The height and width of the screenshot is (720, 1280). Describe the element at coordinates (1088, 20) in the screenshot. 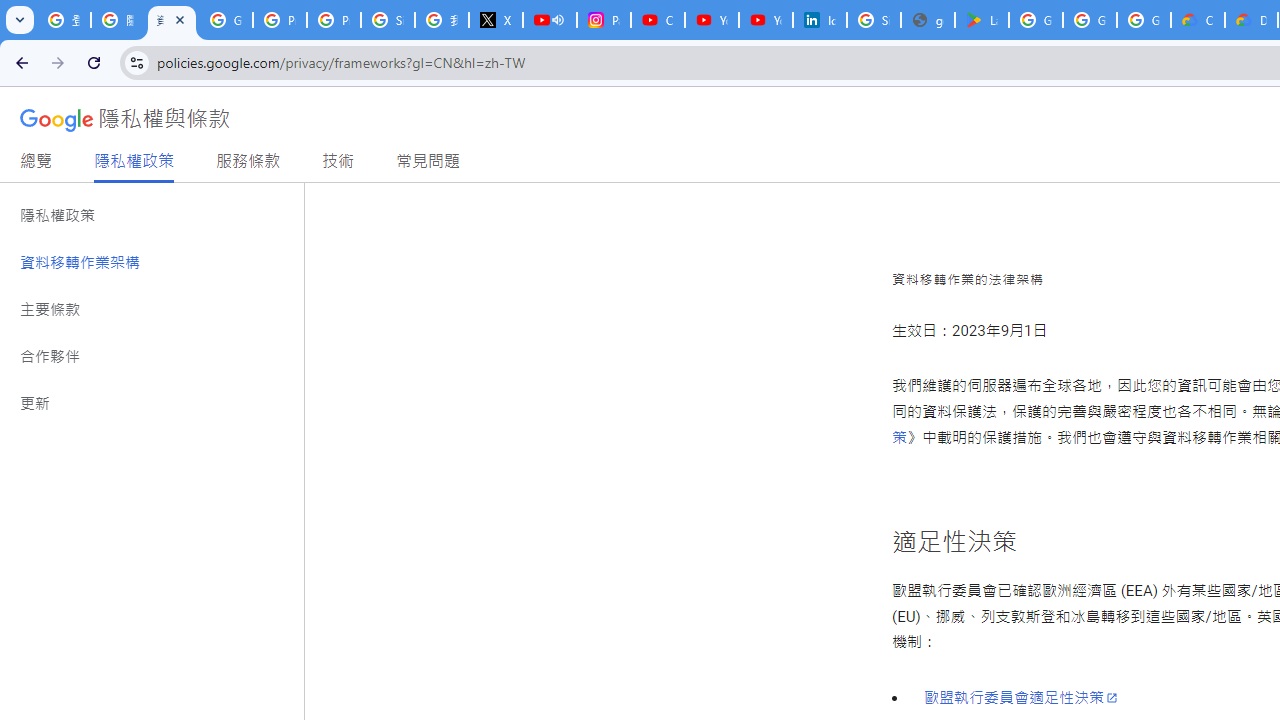

I see `'Google Workspace - Specific Terms'` at that location.